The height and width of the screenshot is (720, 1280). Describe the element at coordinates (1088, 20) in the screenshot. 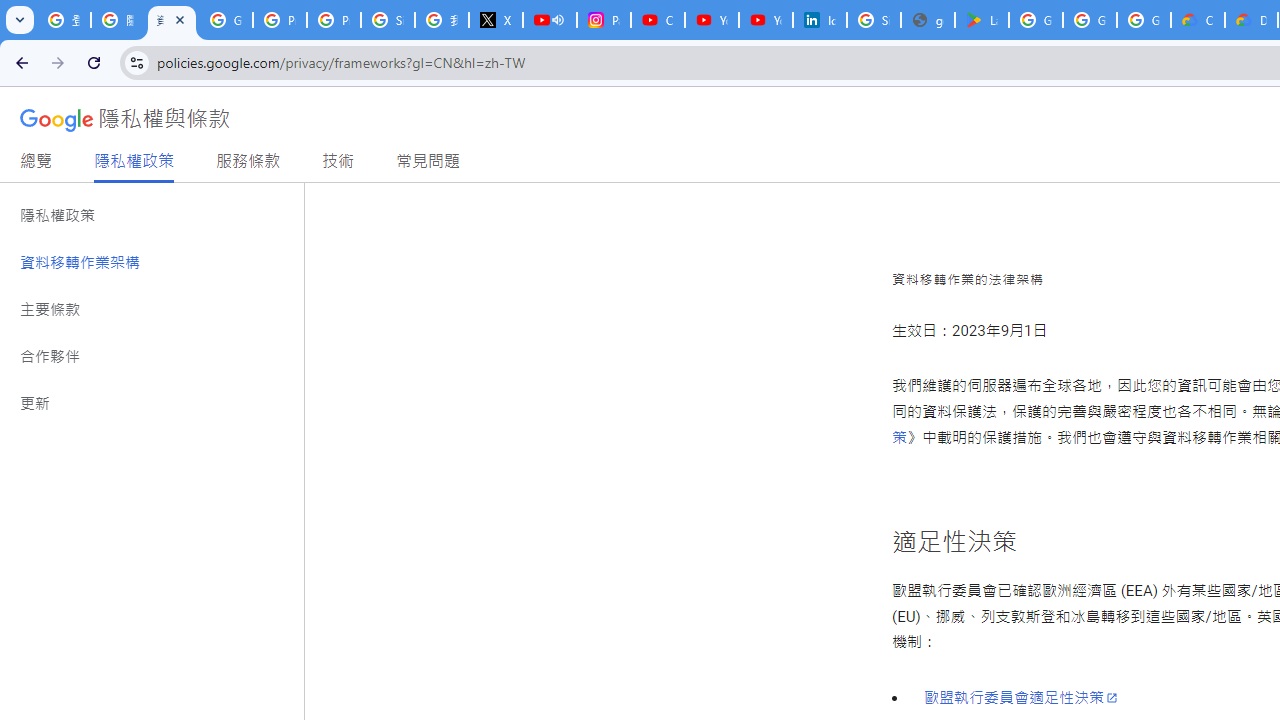

I see `'Google Workspace - Specific Terms'` at that location.